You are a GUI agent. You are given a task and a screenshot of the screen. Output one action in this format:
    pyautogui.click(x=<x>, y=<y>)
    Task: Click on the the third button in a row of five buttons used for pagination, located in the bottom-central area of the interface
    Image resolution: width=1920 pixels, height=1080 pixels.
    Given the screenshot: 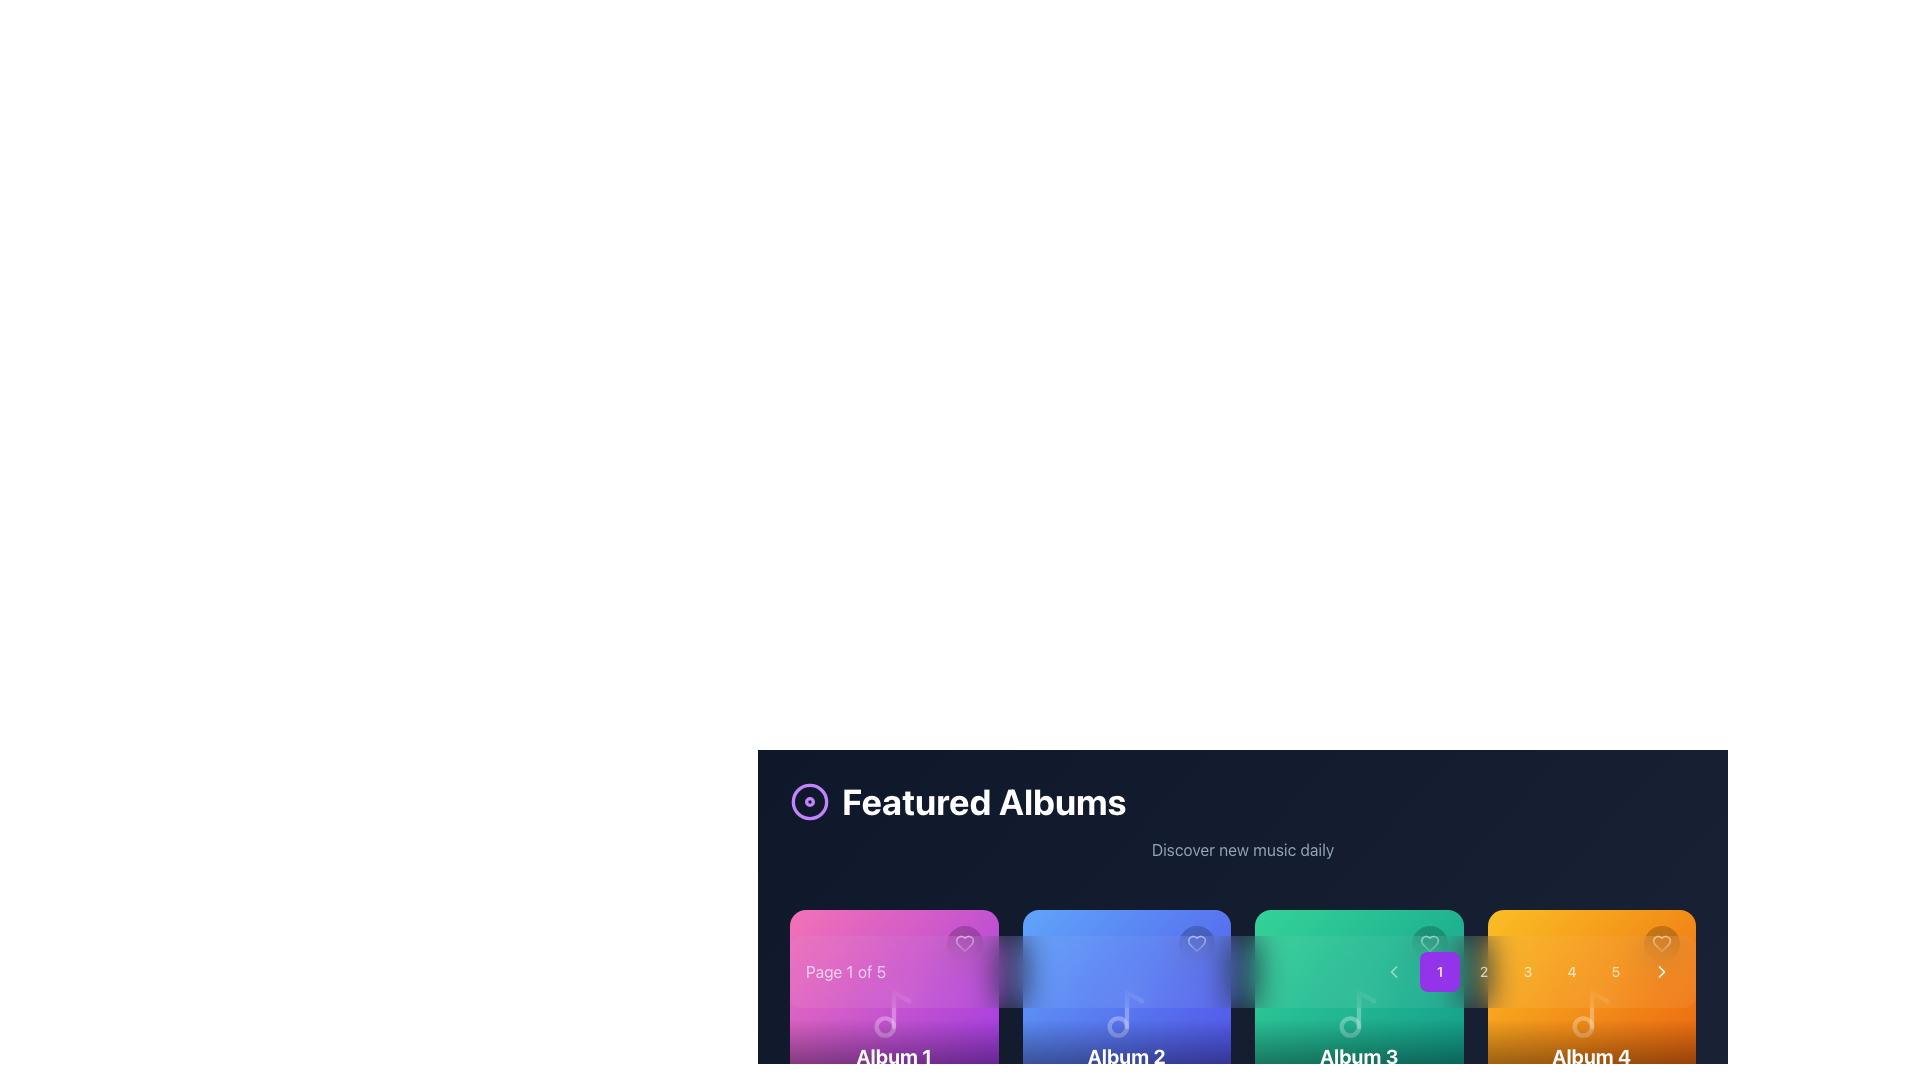 What is the action you would take?
    pyautogui.click(x=1526, y=971)
    